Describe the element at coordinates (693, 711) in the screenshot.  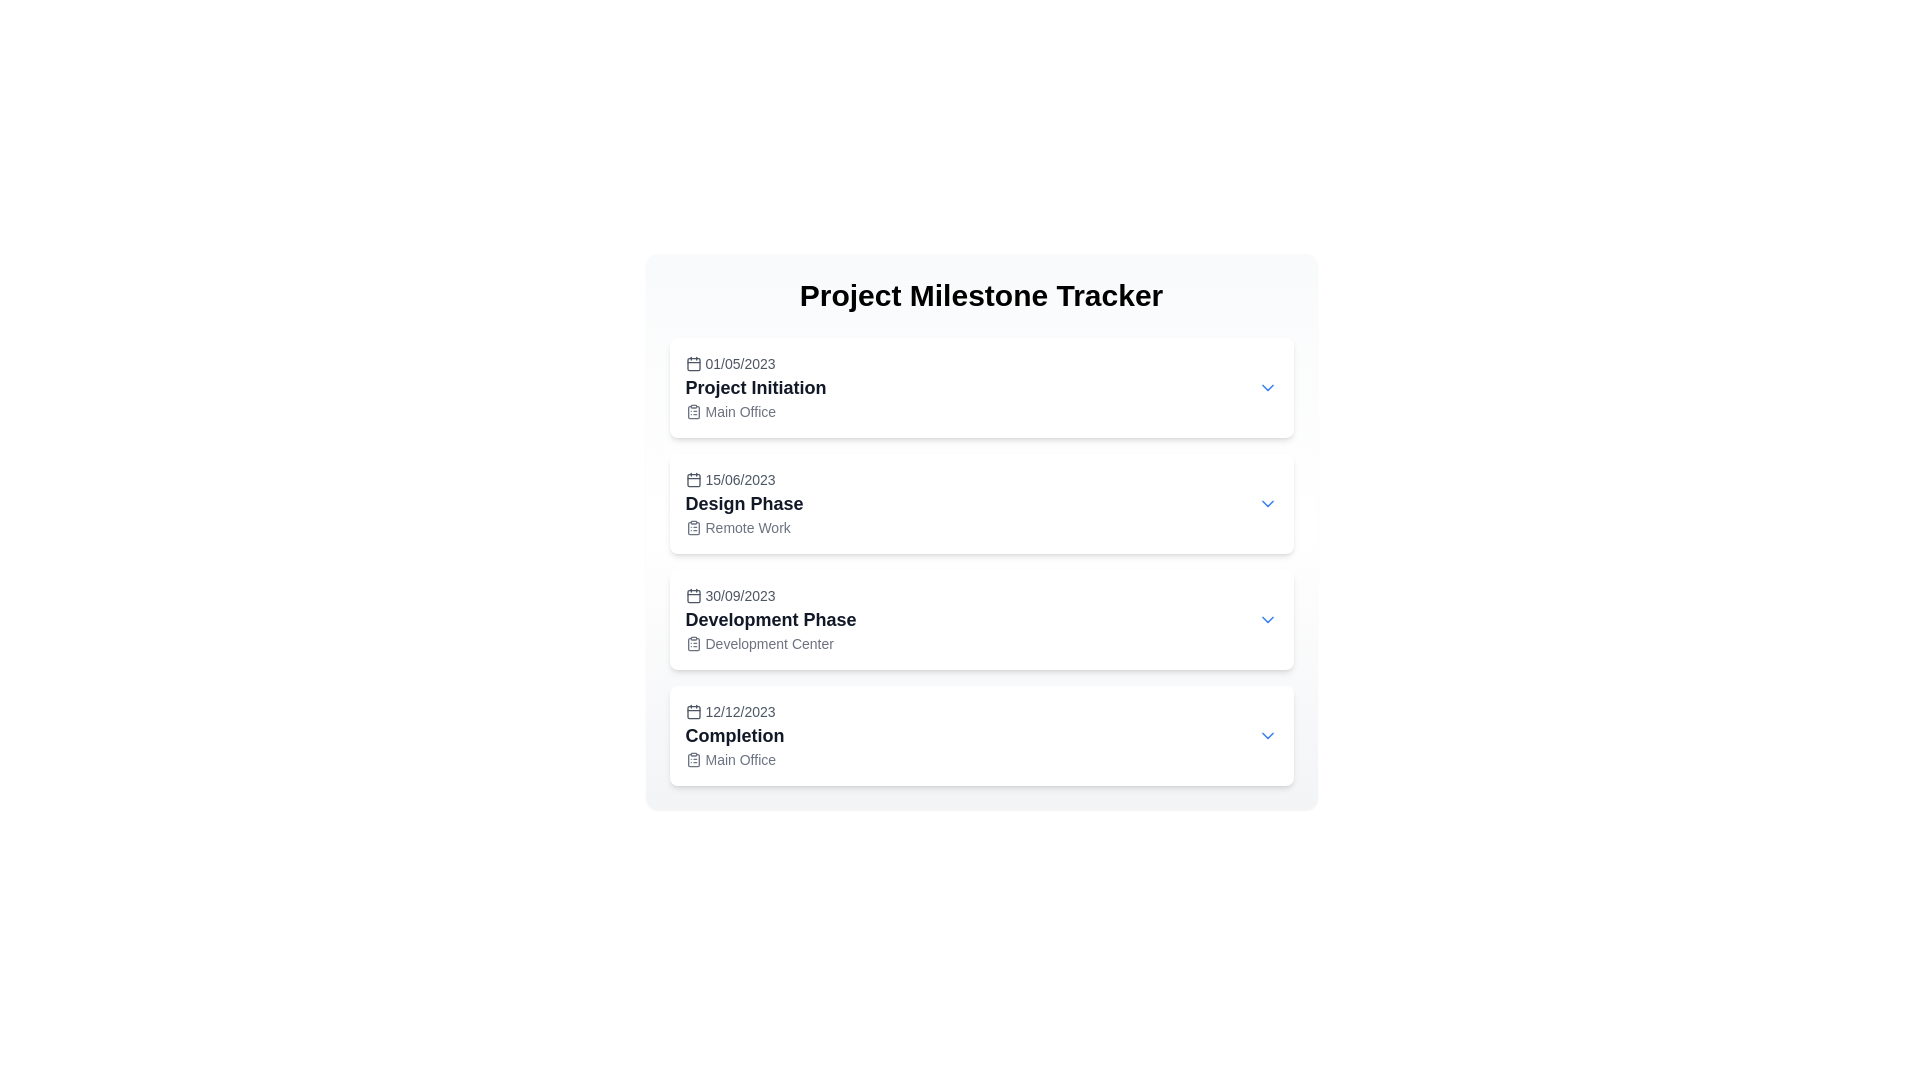
I see `the calendar icon that contains the graphical rectangle representing the date '12/12/2023'` at that location.